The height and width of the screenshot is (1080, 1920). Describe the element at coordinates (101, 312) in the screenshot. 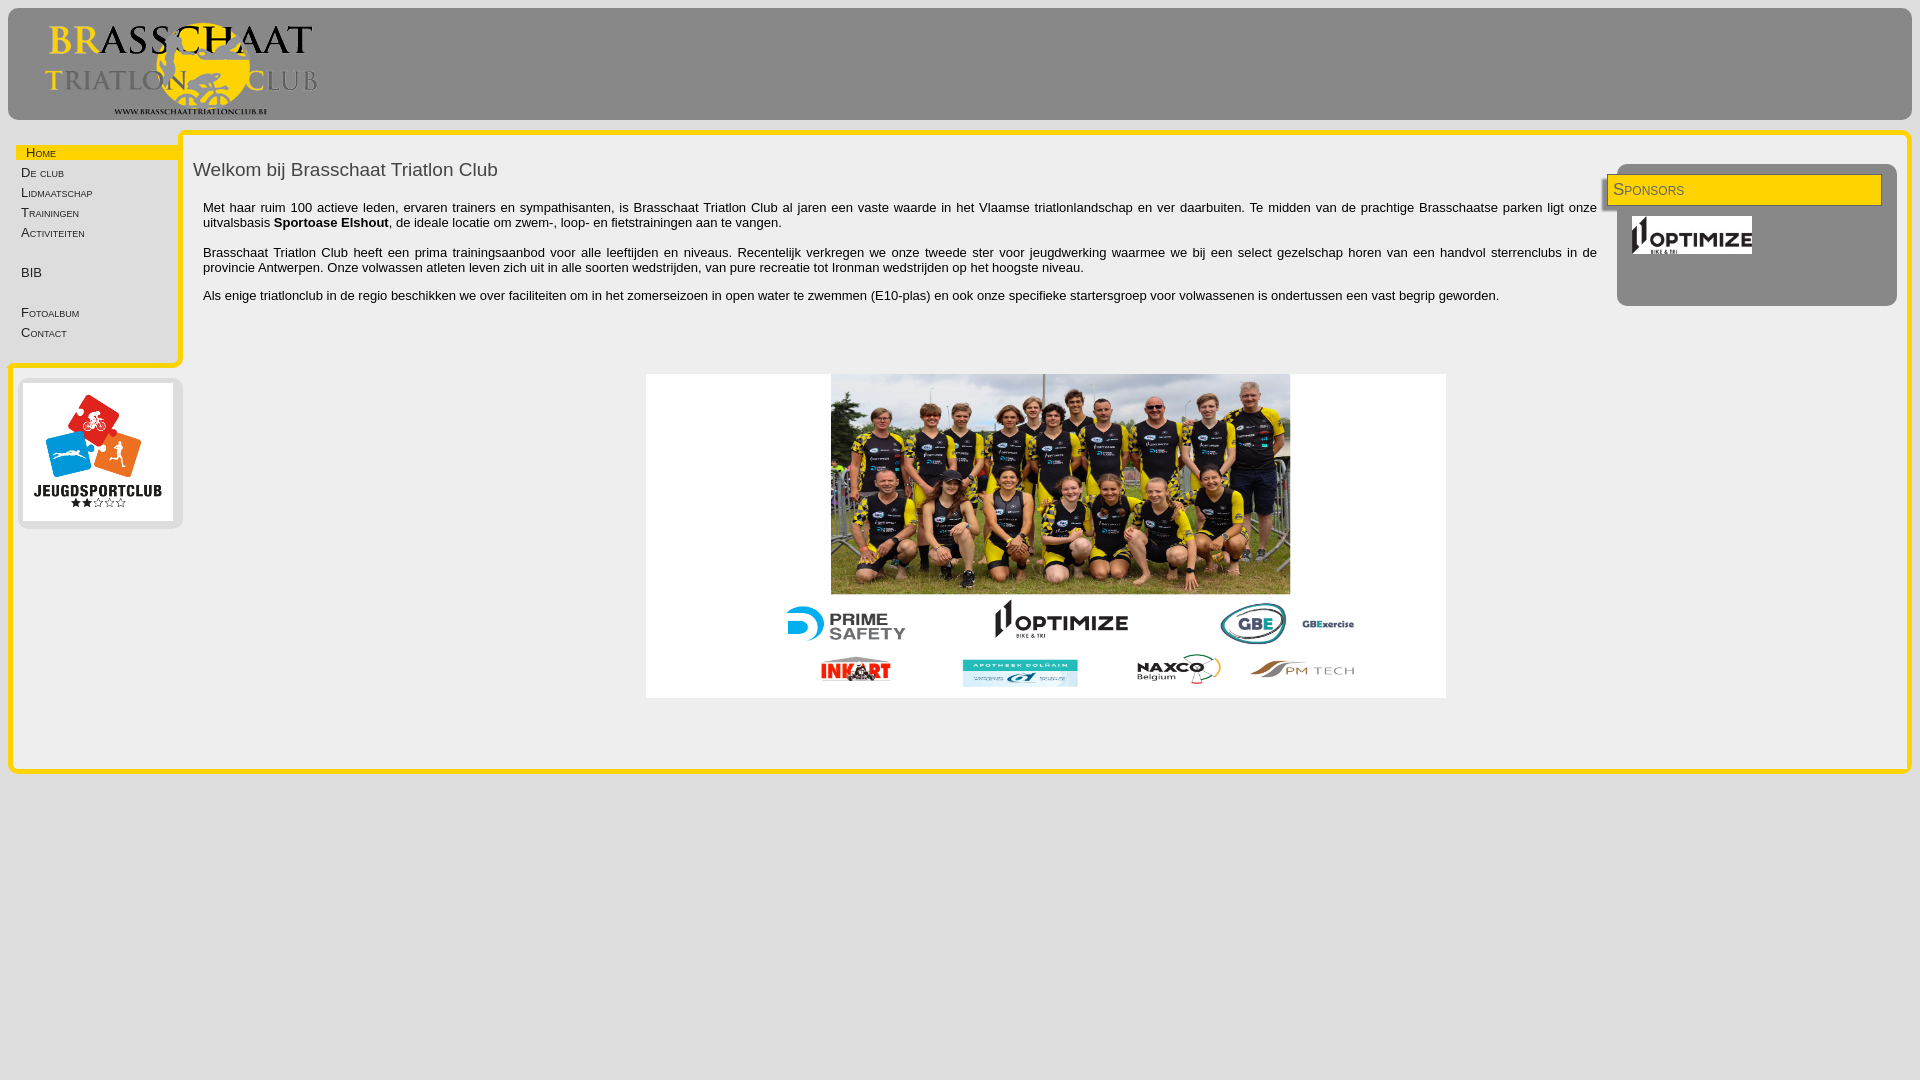

I see `'Fotoalbum'` at that location.